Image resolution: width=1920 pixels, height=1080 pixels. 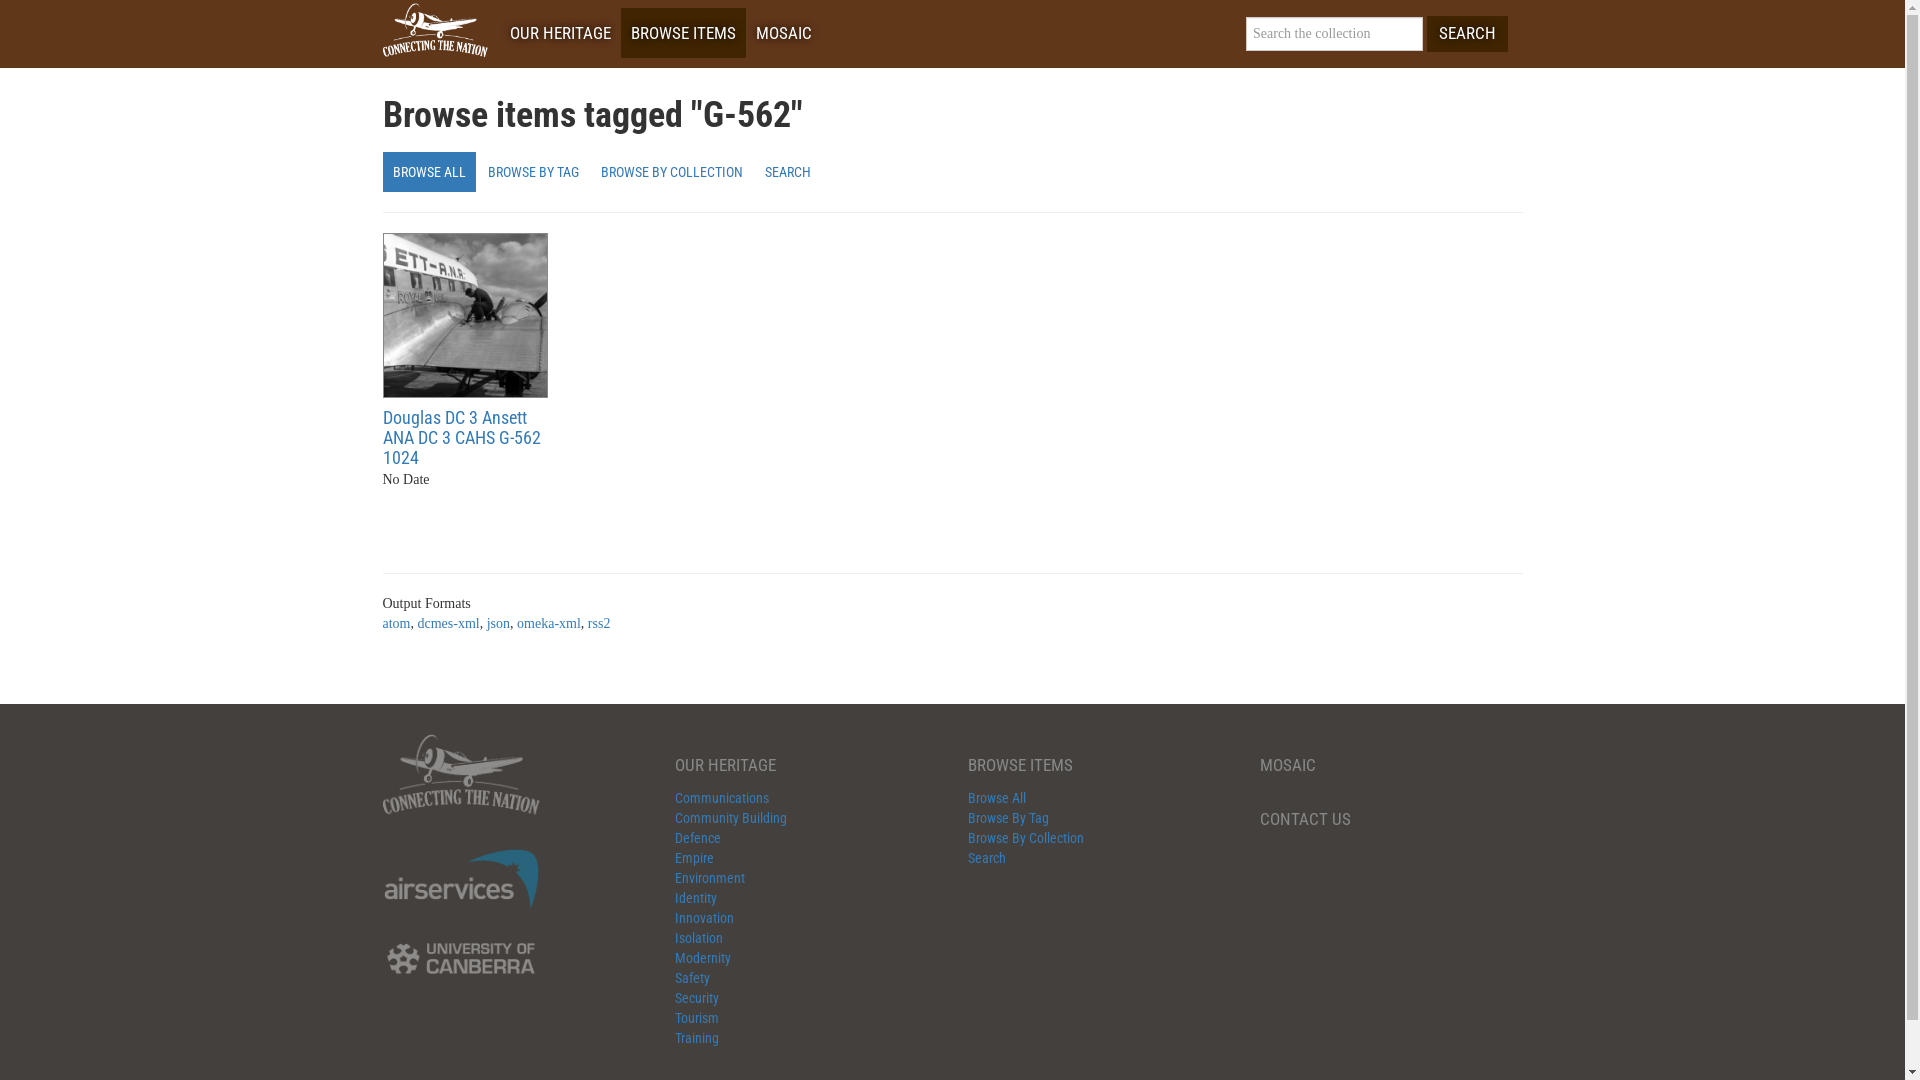 I want to click on 'dcmes-xml', so click(x=448, y=622).